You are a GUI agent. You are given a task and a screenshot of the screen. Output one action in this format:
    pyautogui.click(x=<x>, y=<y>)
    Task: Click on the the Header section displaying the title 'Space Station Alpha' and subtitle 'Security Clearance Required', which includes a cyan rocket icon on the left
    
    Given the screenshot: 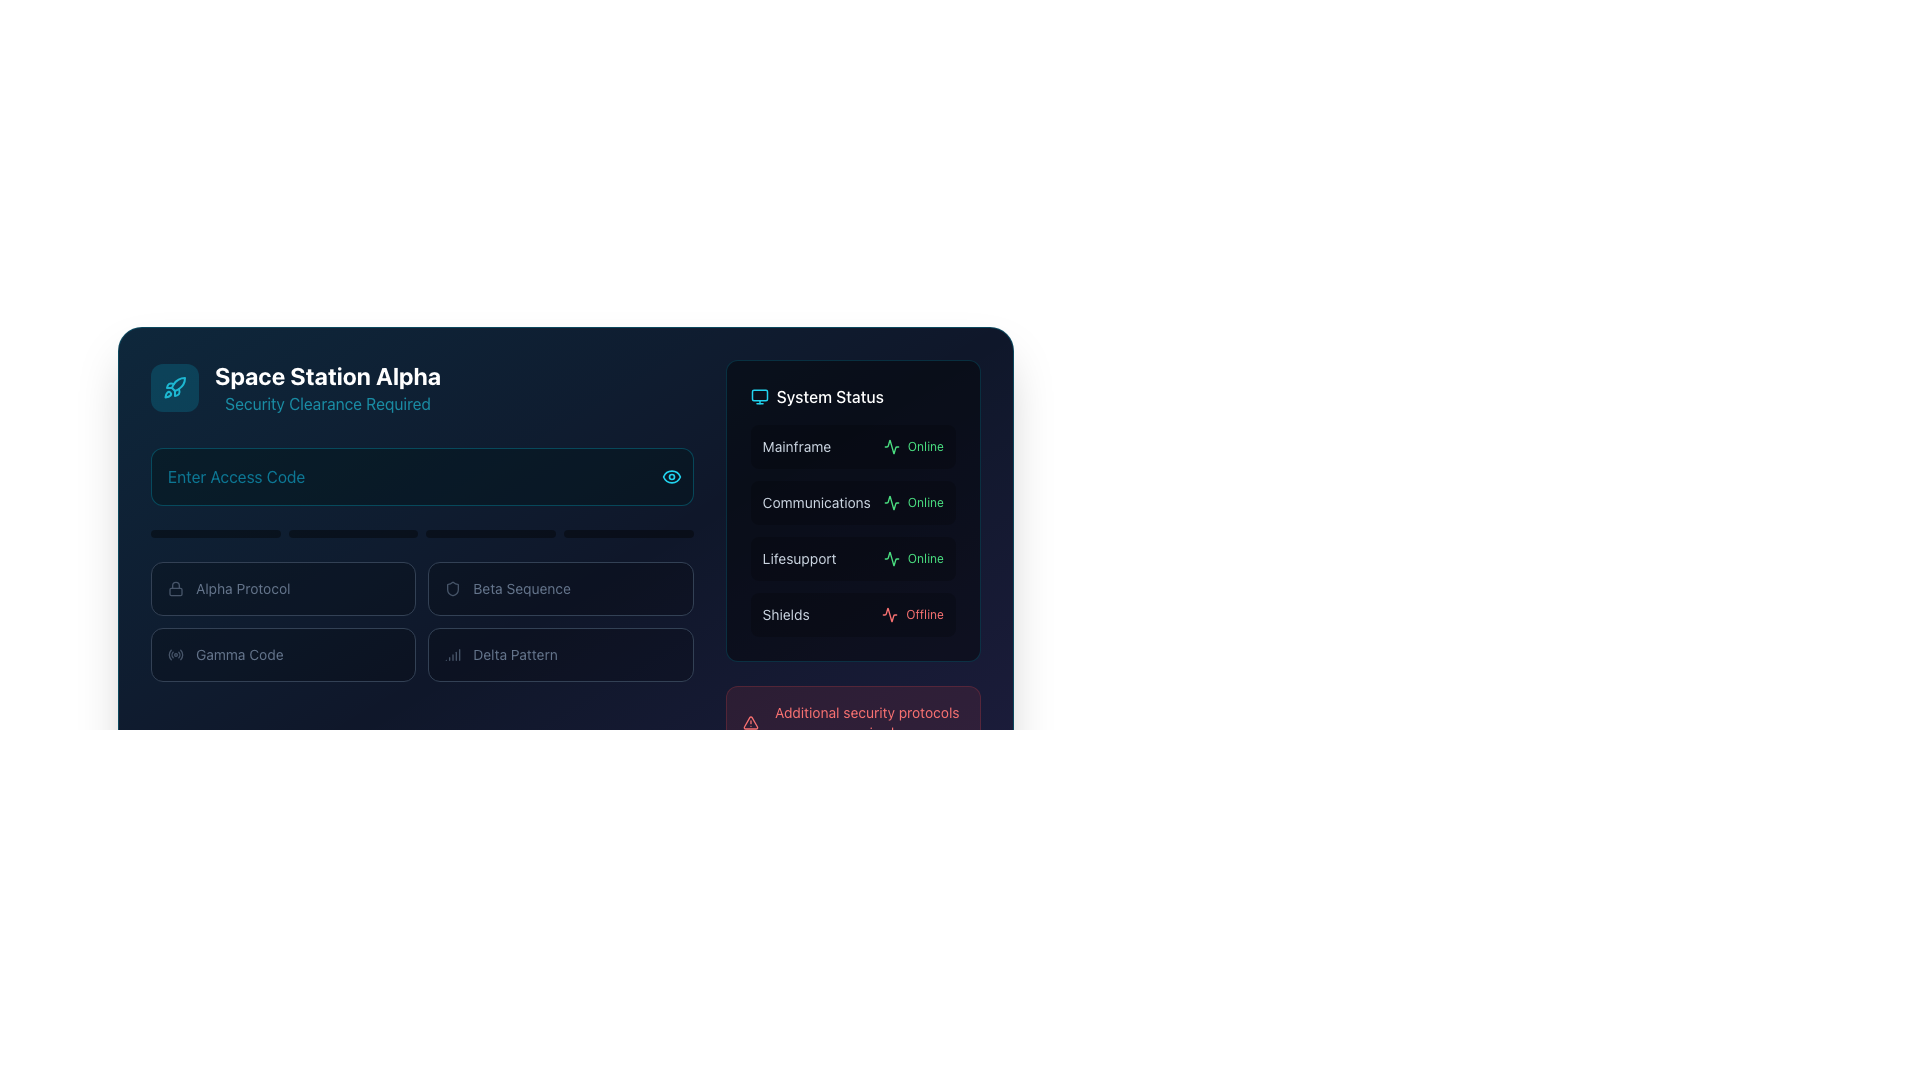 What is the action you would take?
    pyautogui.click(x=421, y=388)
    